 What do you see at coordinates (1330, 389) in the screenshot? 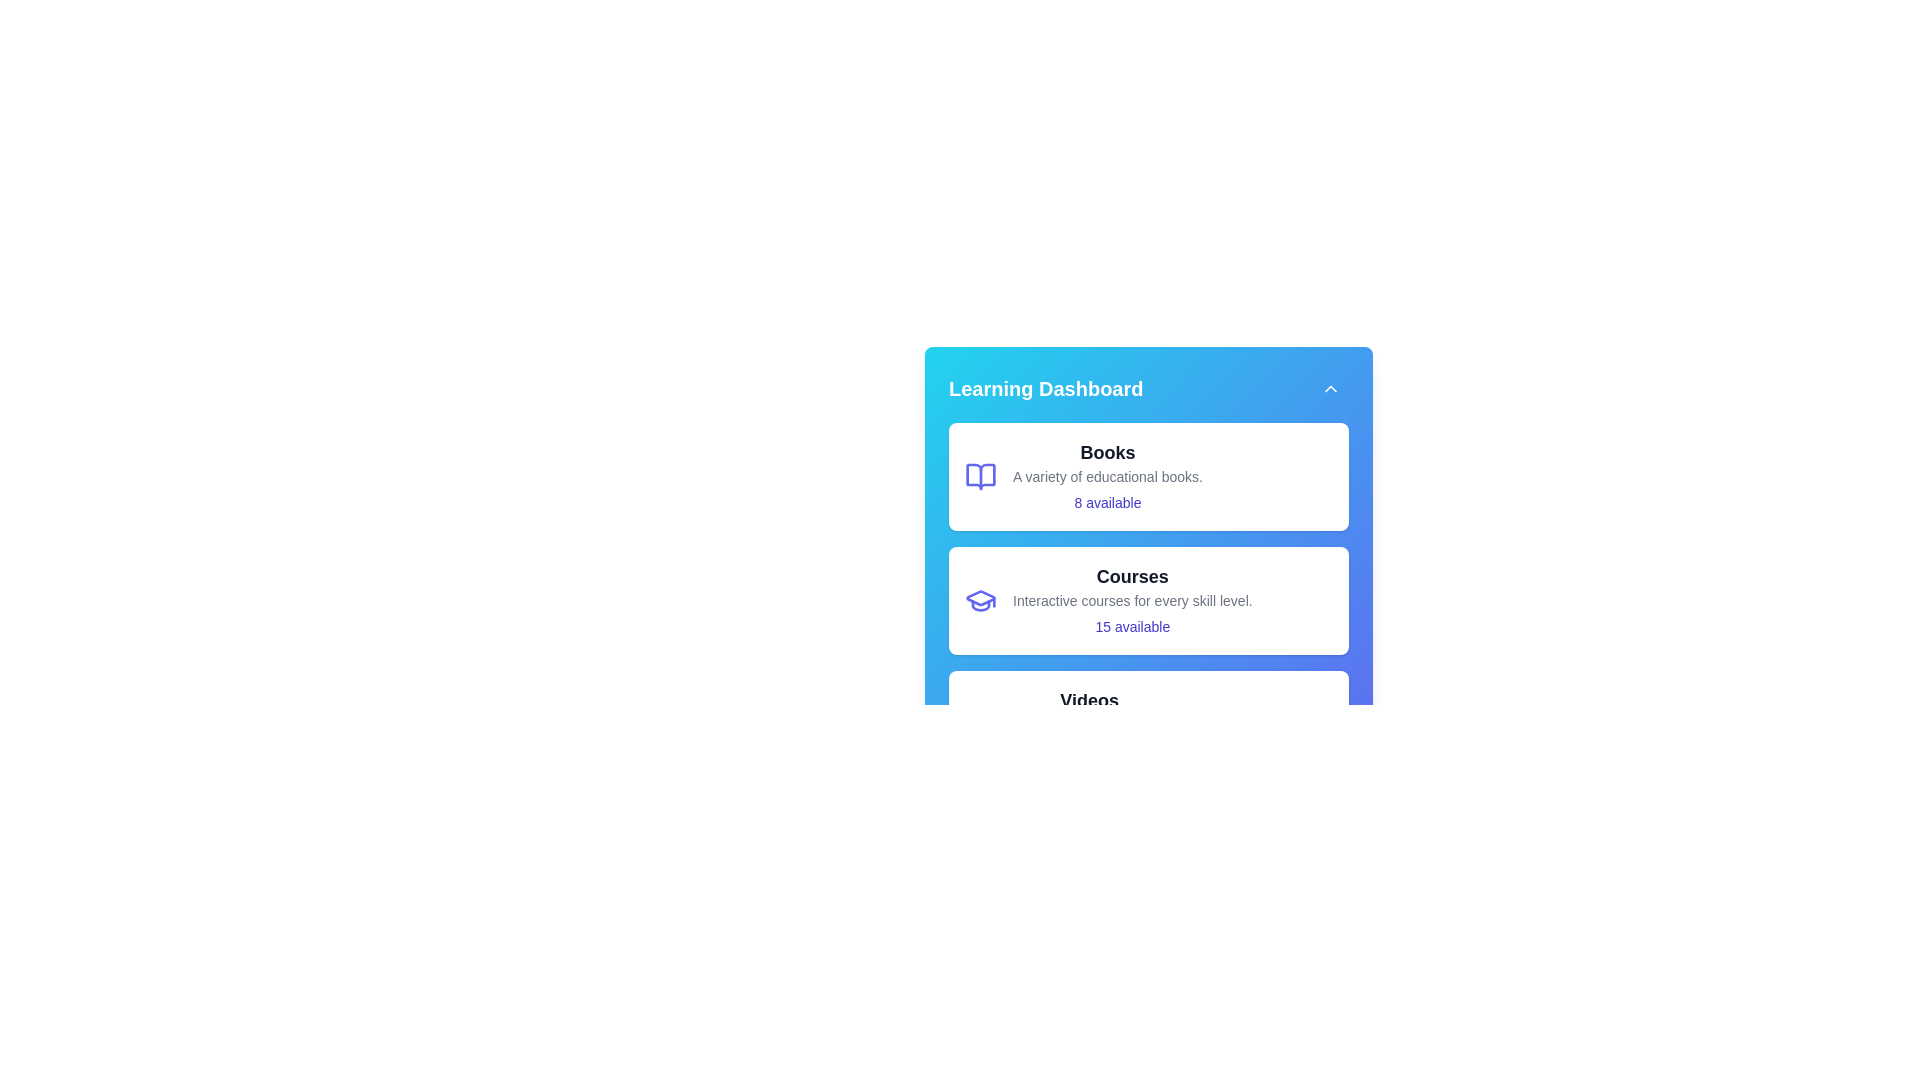
I see `button in the header to toggle the menu visibility` at bounding box center [1330, 389].